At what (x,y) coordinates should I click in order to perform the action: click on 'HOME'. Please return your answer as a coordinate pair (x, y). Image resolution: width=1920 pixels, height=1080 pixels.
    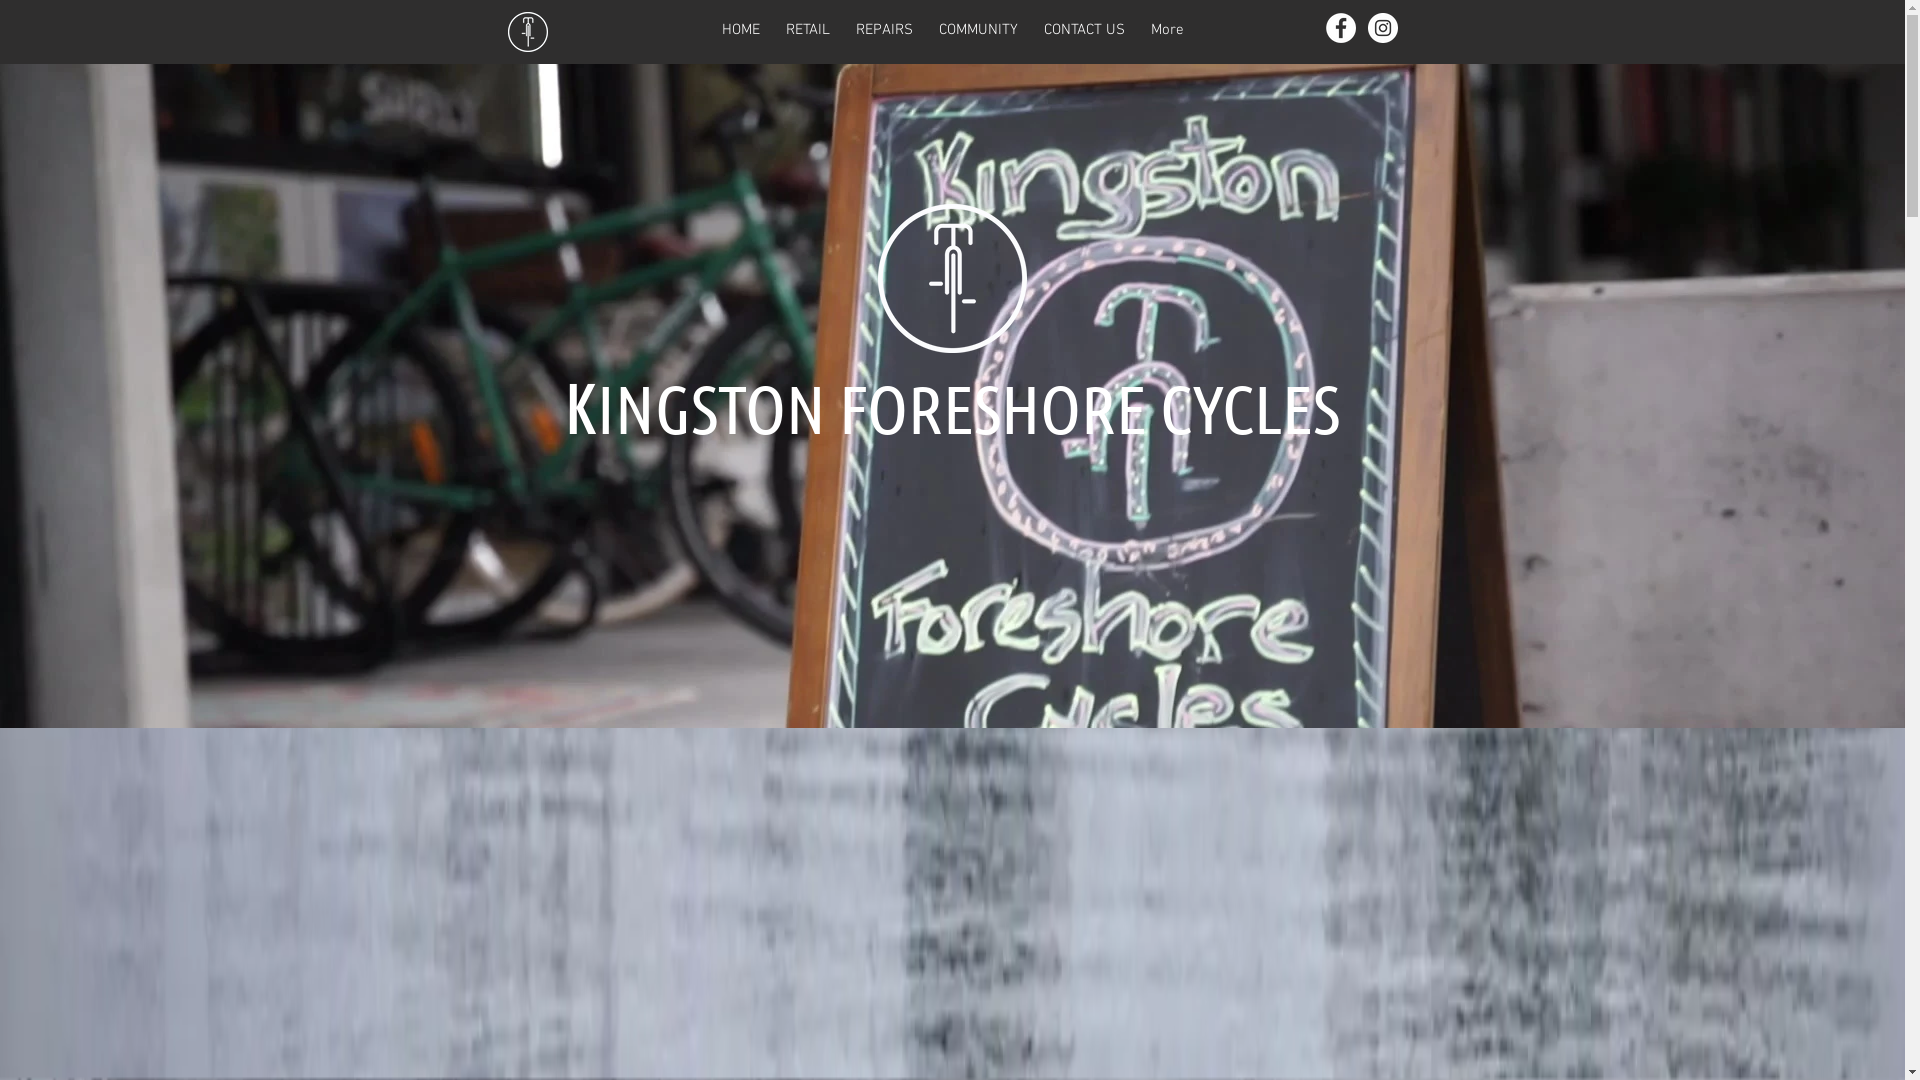
    Looking at the image, I should click on (738, 31).